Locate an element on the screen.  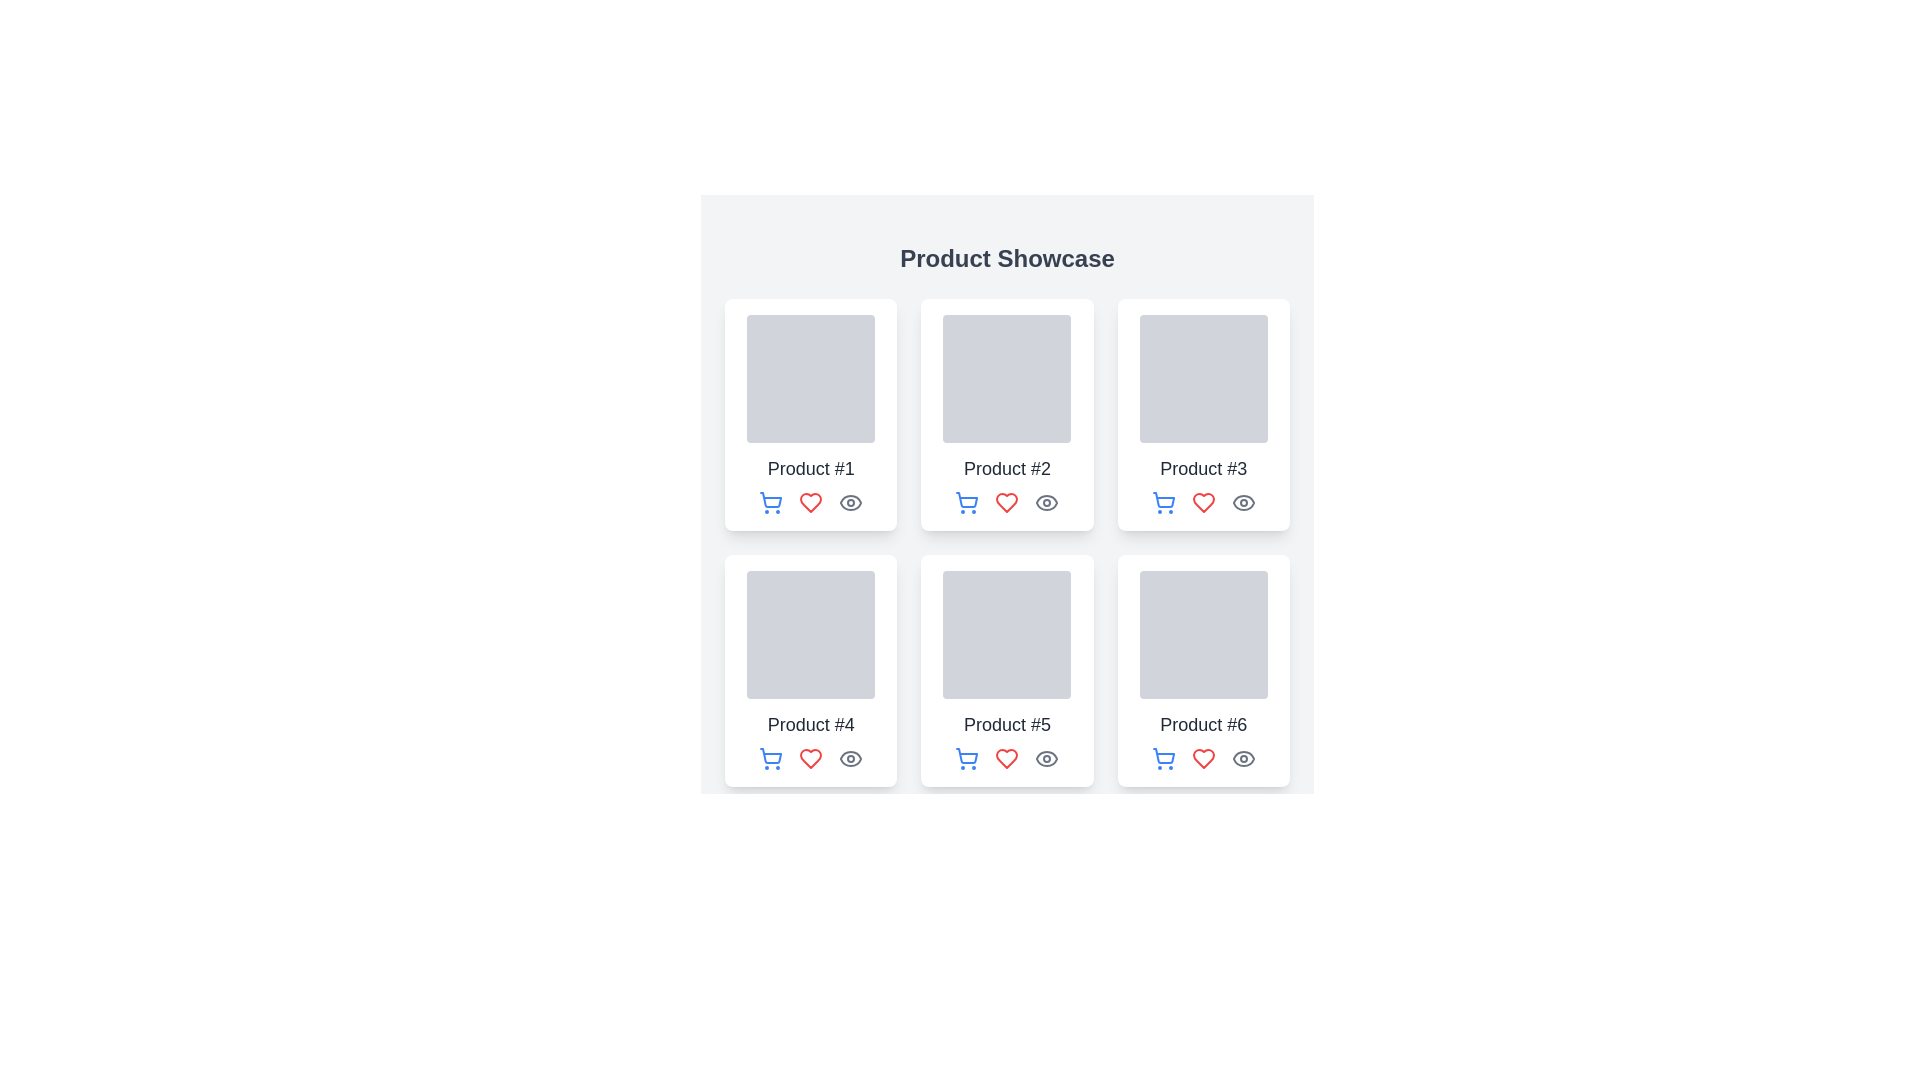
the button is located at coordinates (1163, 501).